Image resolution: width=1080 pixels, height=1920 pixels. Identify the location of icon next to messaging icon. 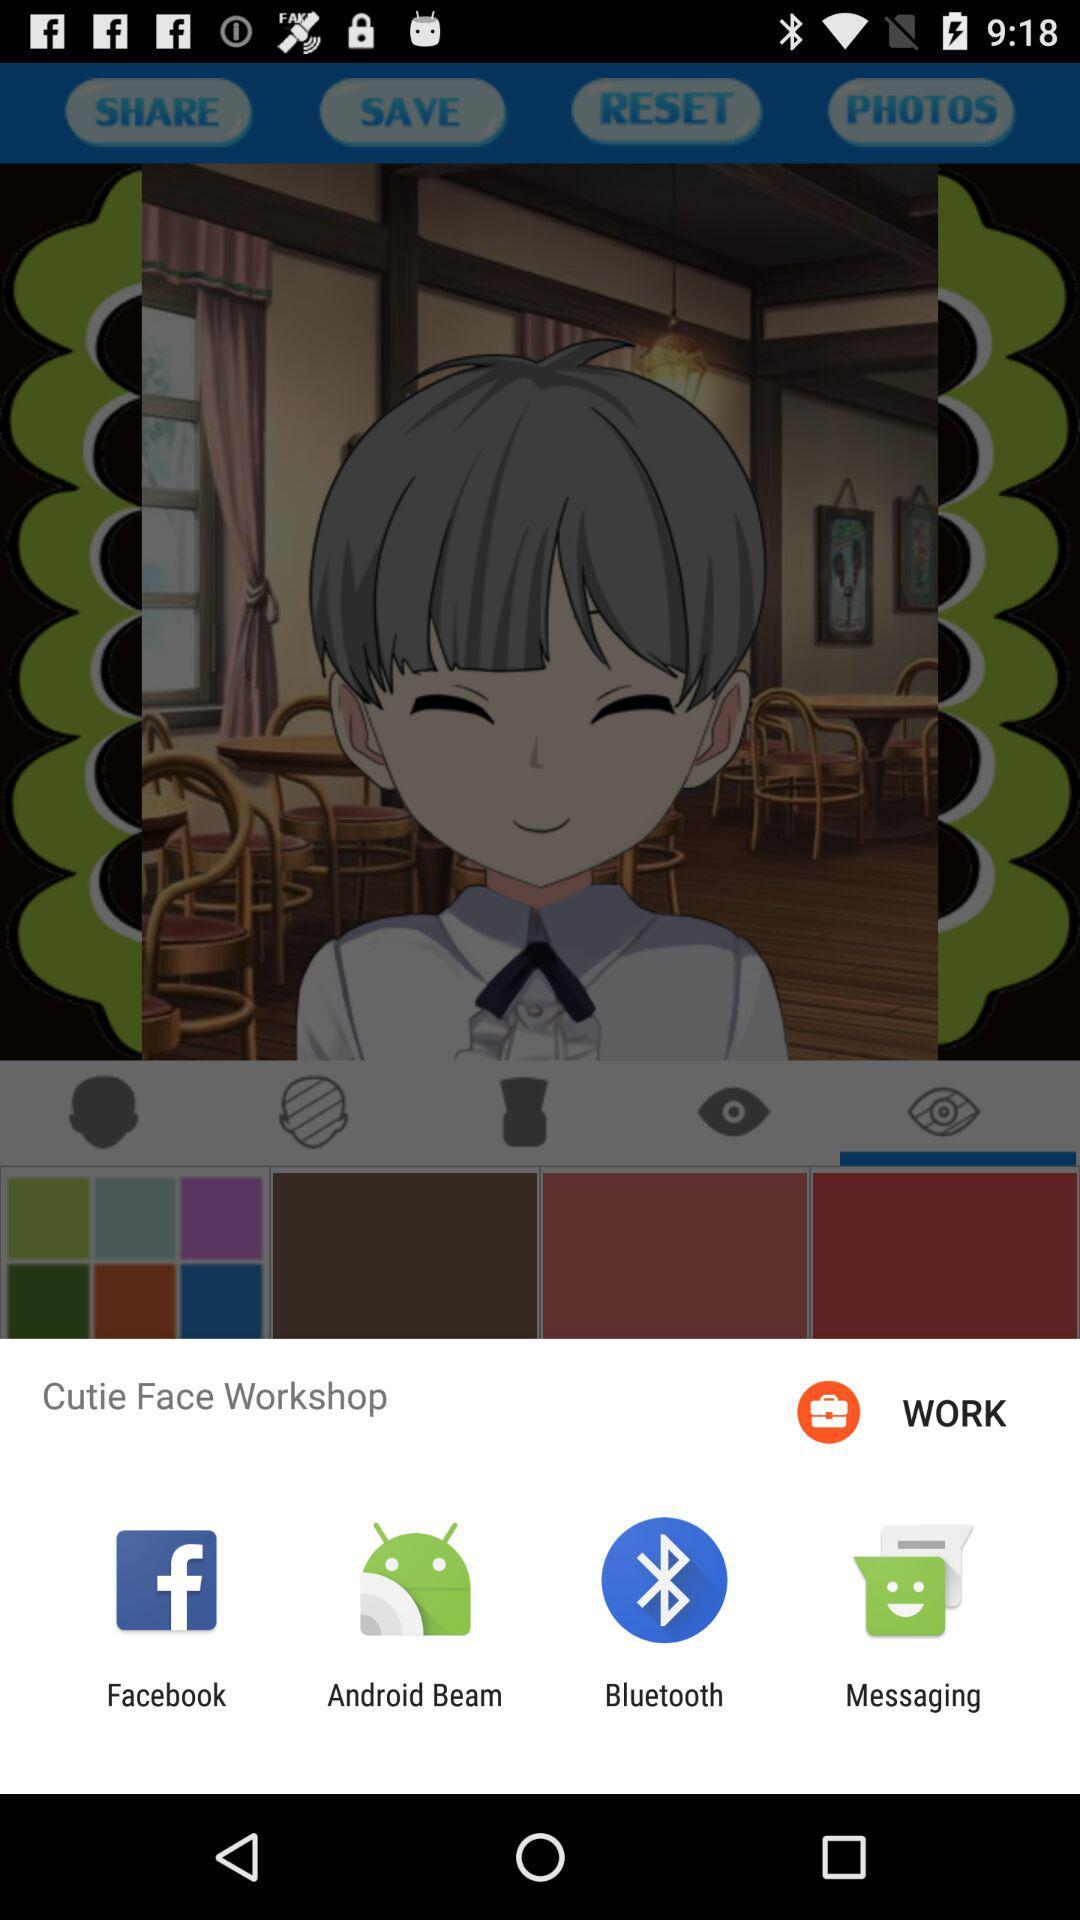
(664, 1711).